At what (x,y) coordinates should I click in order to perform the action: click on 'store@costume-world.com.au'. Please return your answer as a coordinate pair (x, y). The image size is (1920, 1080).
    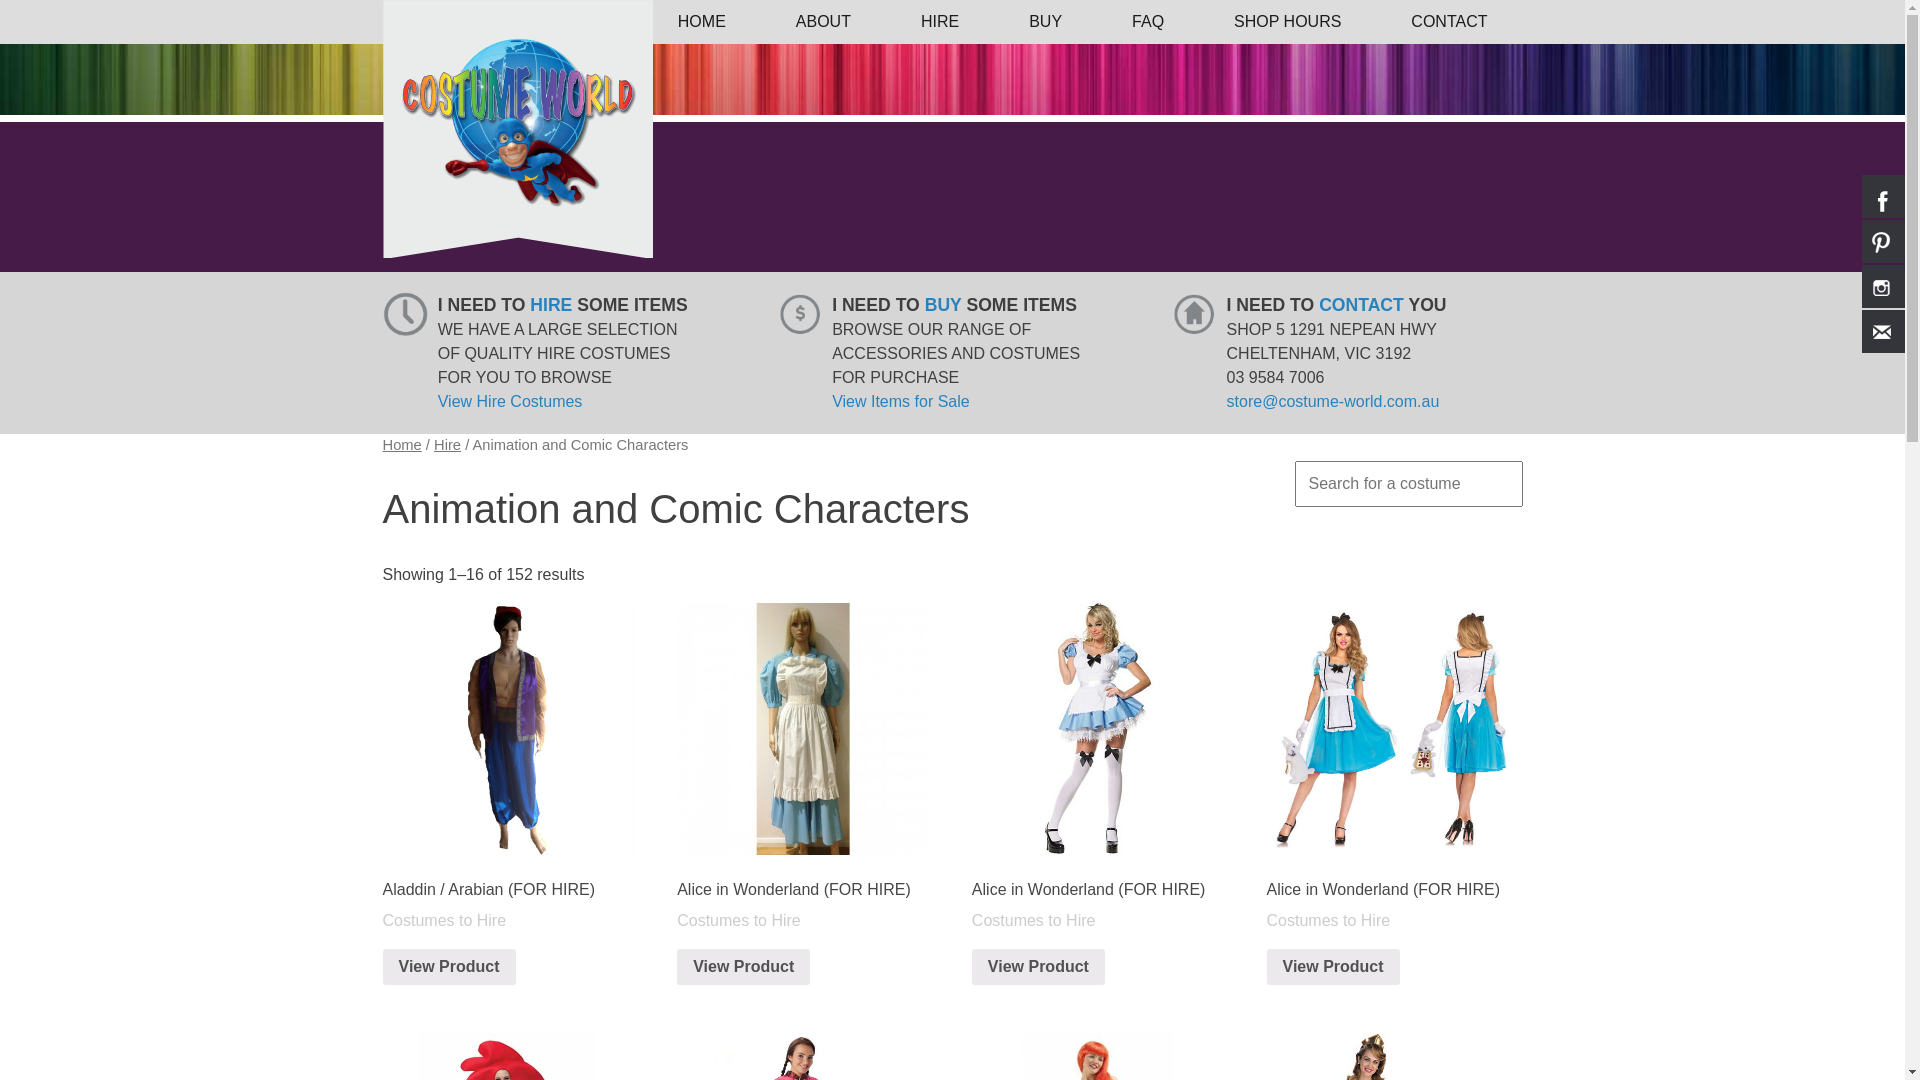
    Looking at the image, I should click on (1333, 401).